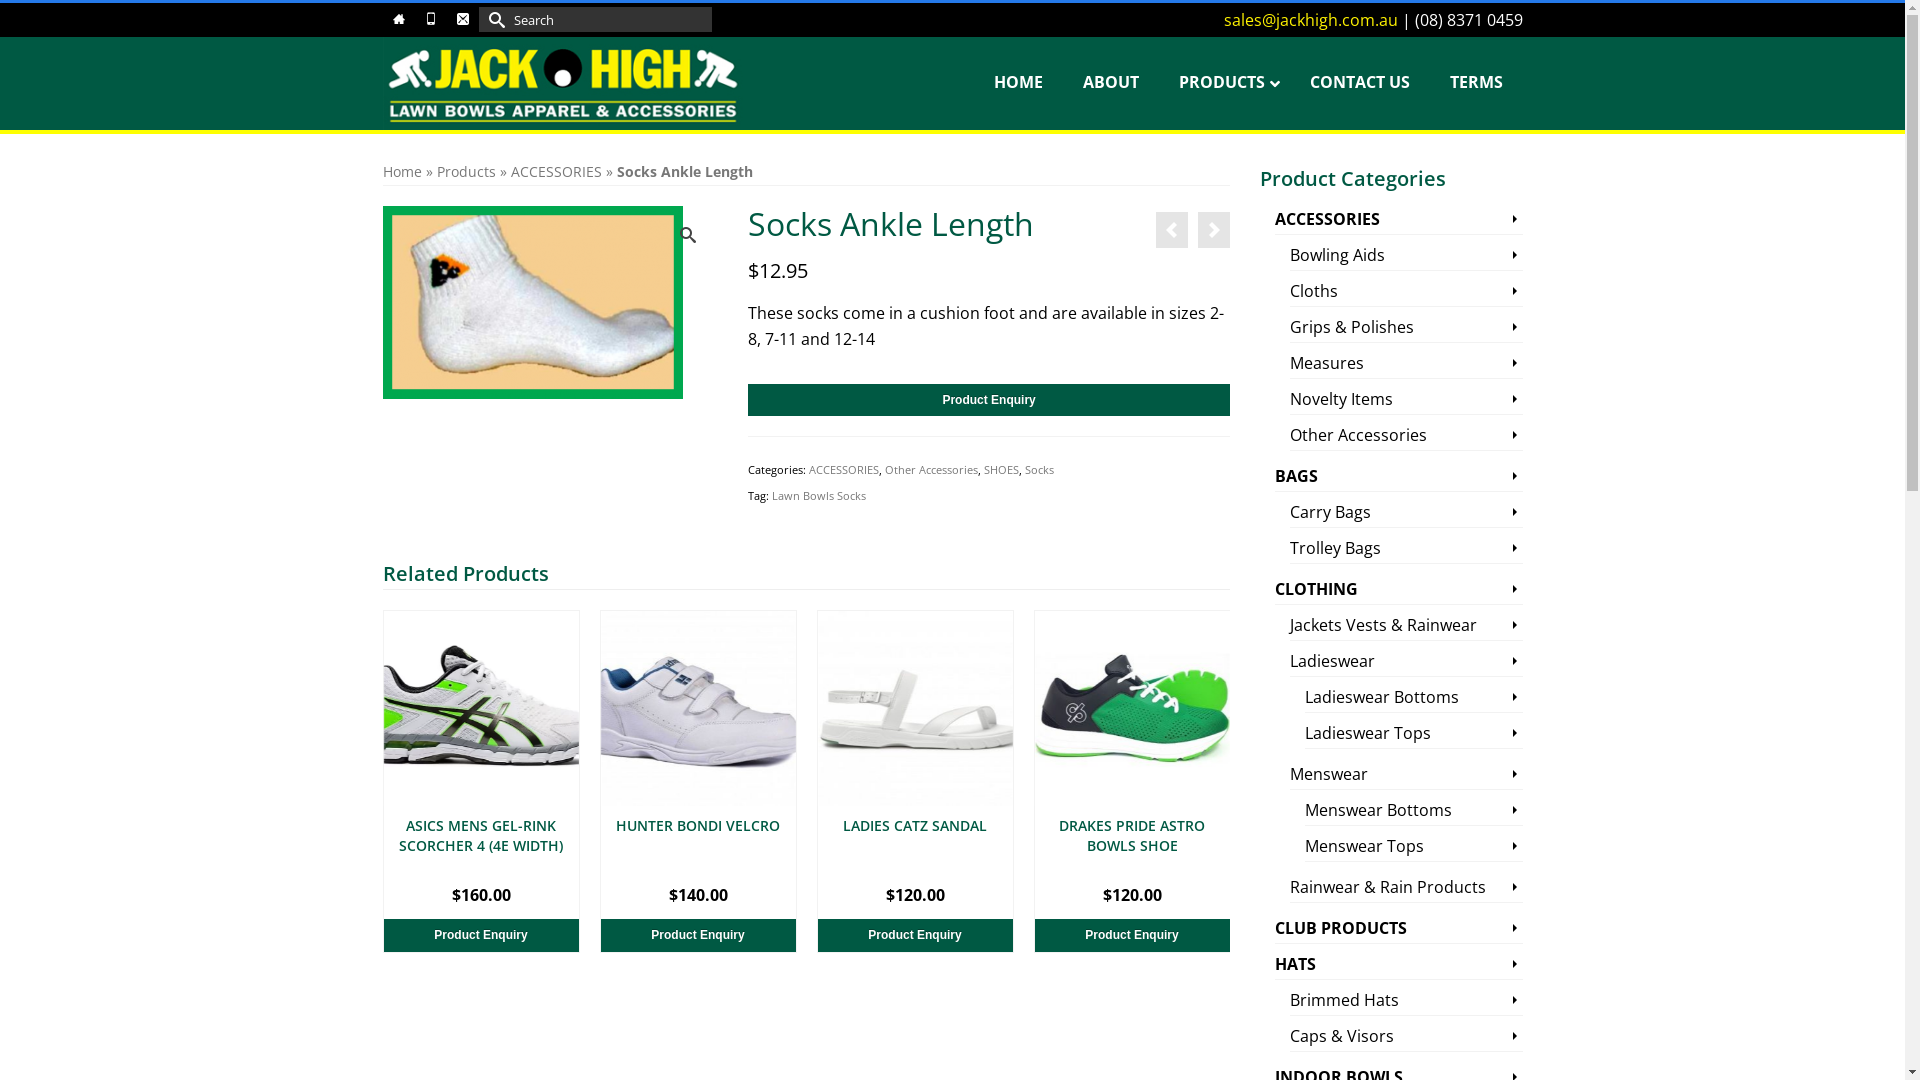 The image size is (1920, 1080). I want to click on 'CONTACT US', so click(1290, 81).